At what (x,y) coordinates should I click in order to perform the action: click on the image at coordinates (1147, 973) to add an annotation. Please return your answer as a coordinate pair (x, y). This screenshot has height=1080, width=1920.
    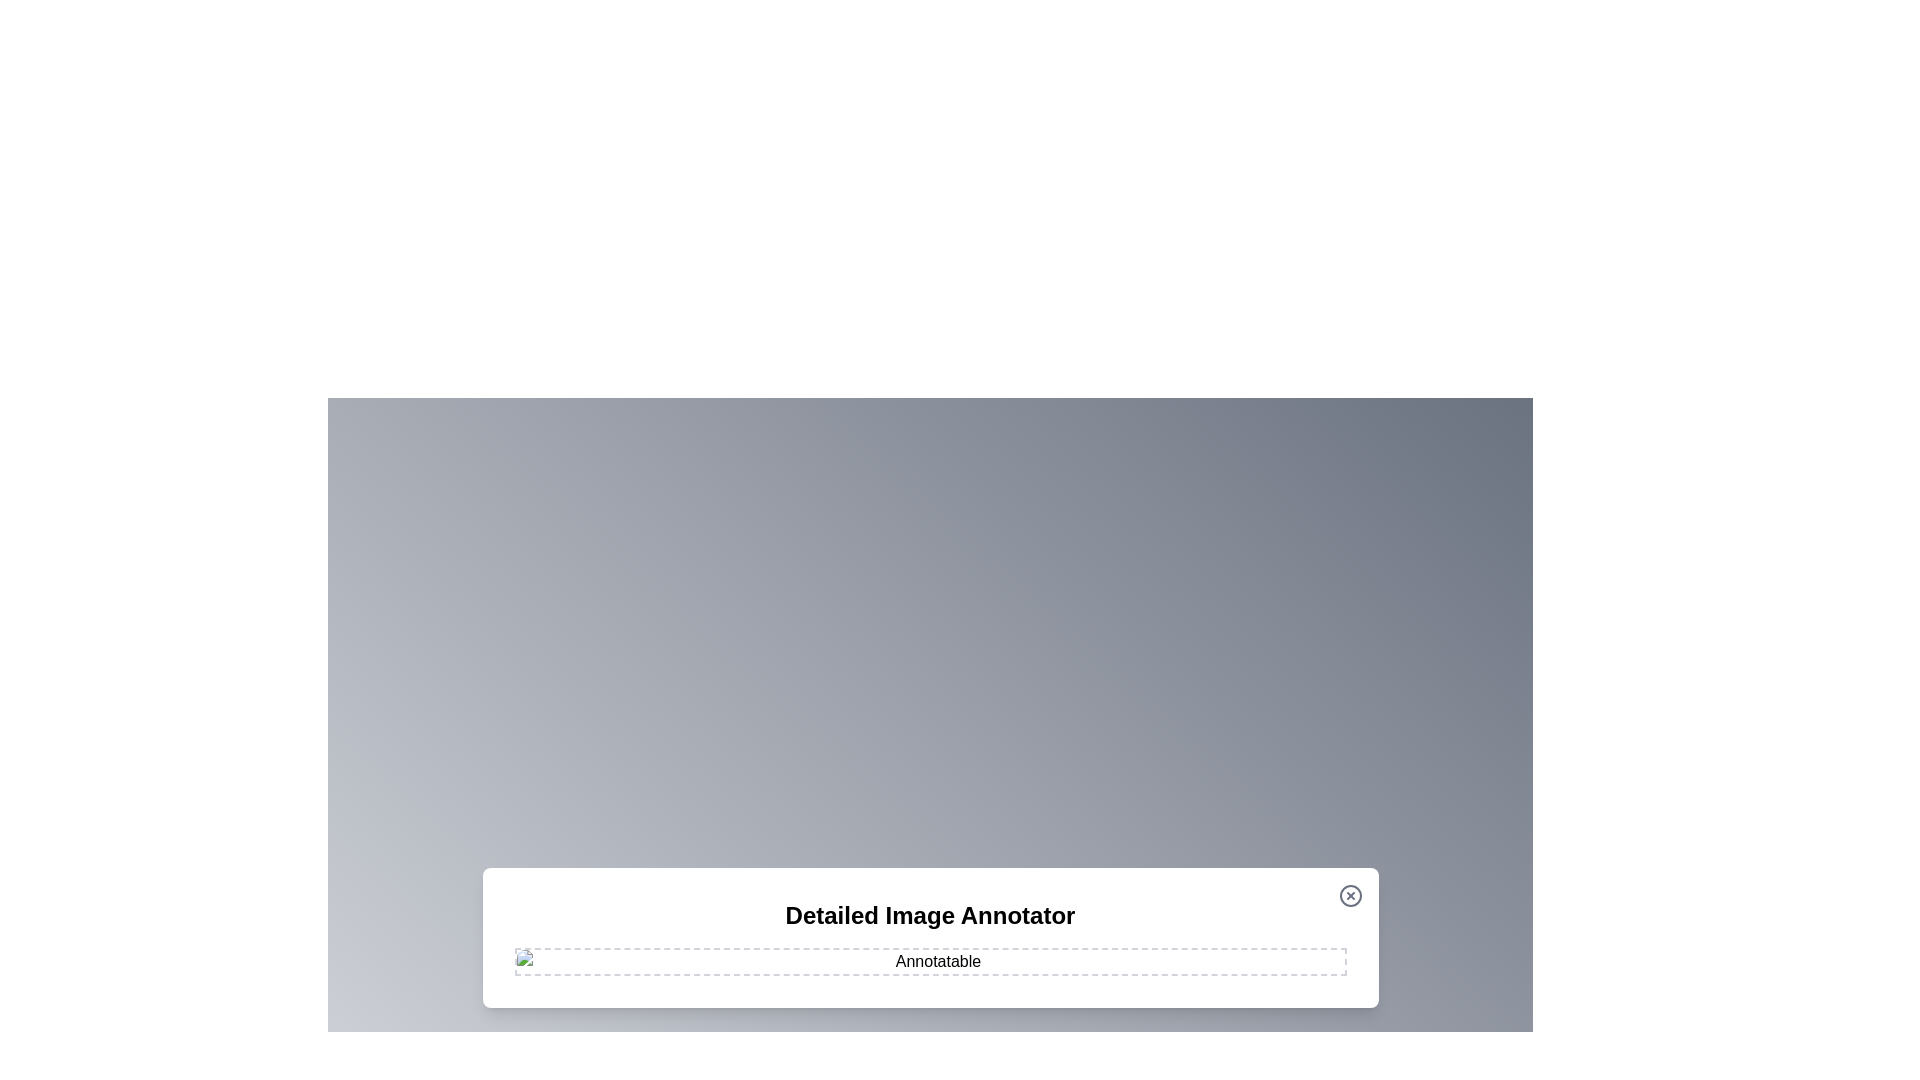
    Looking at the image, I should click on (1147, 971).